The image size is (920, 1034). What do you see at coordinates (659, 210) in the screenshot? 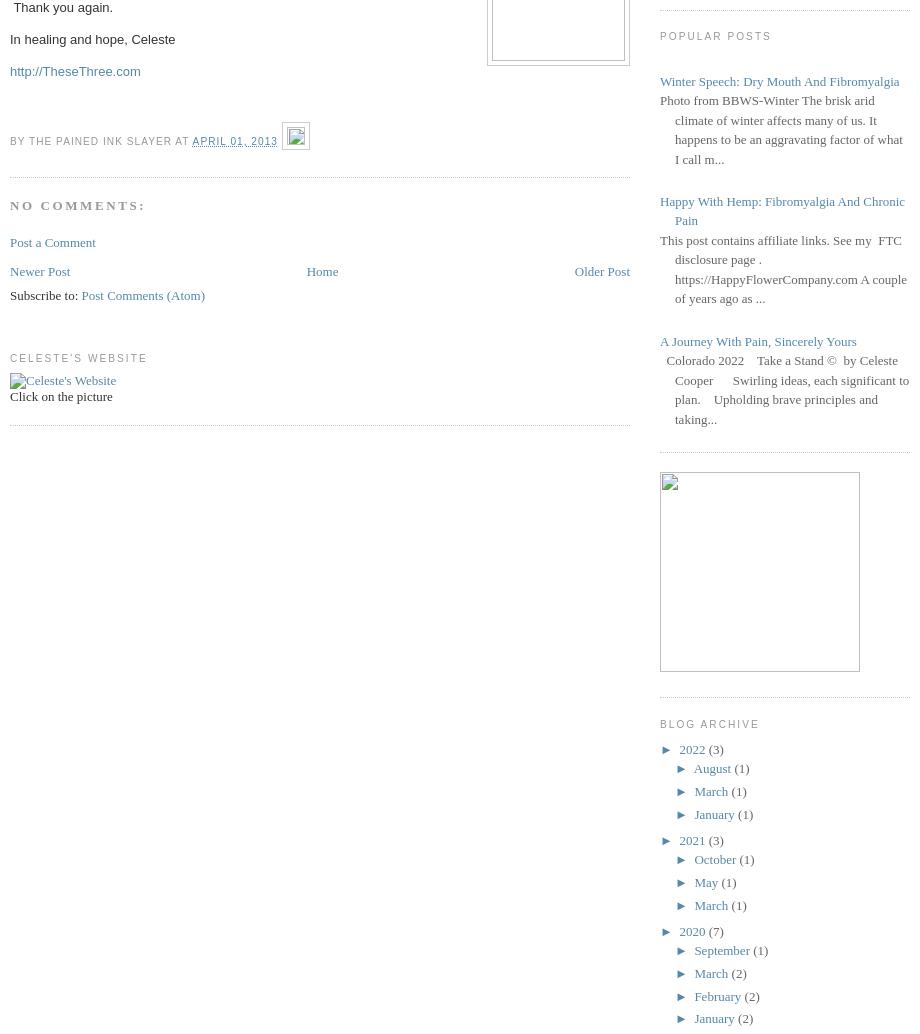
I see `'Happy With Hemp: Fibromyalgia And Chronic Pain'` at bounding box center [659, 210].